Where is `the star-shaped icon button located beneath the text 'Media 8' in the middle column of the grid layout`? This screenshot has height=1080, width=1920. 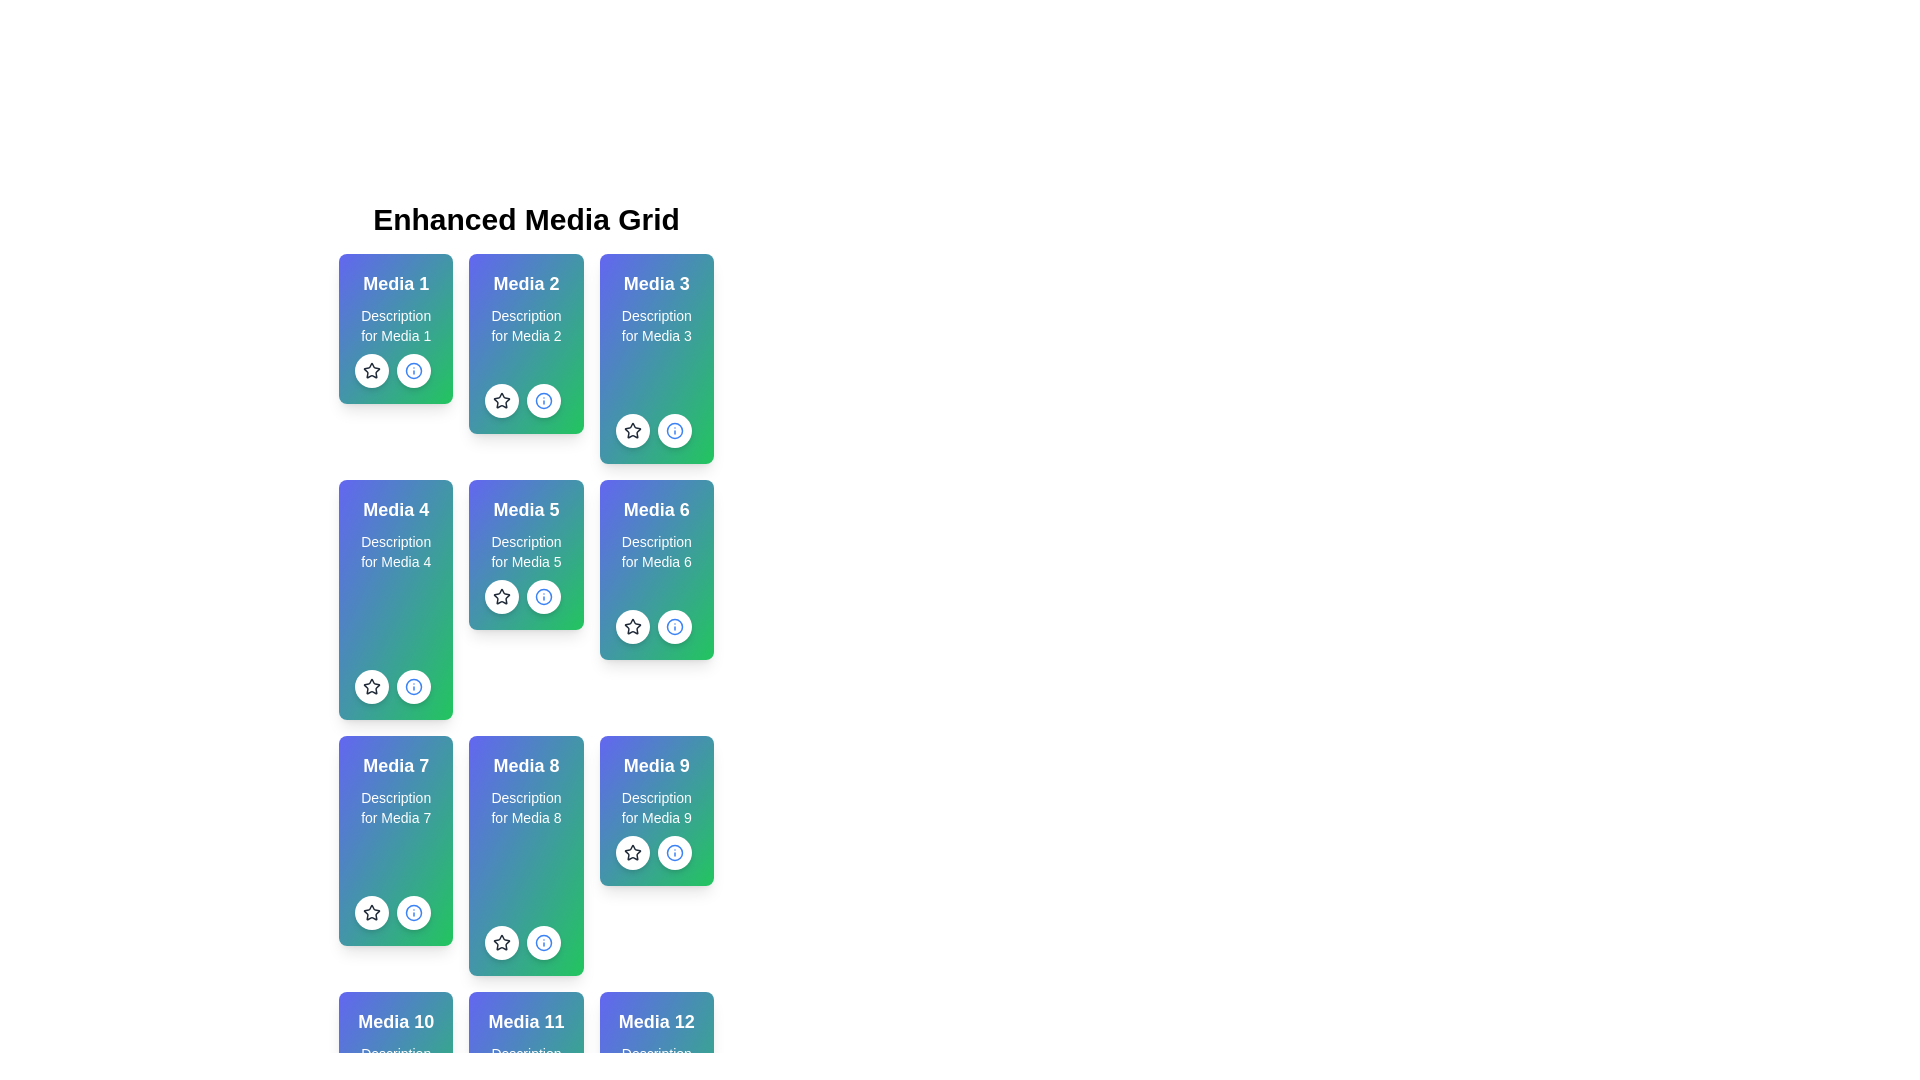
the star-shaped icon button located beneath the text 'Media 8' in the middle column of the grid layout is located at coordinates (502, 942).